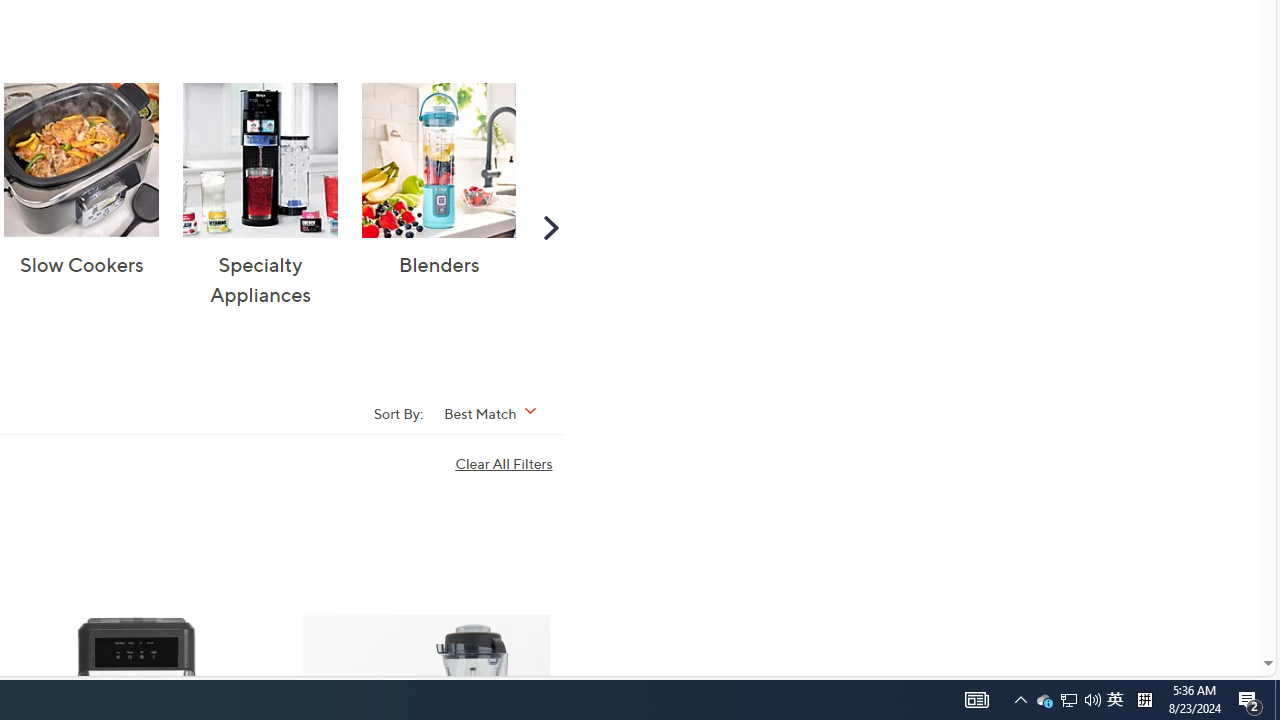  I want to click on 'Blenders Blenders', so click(438, 181).